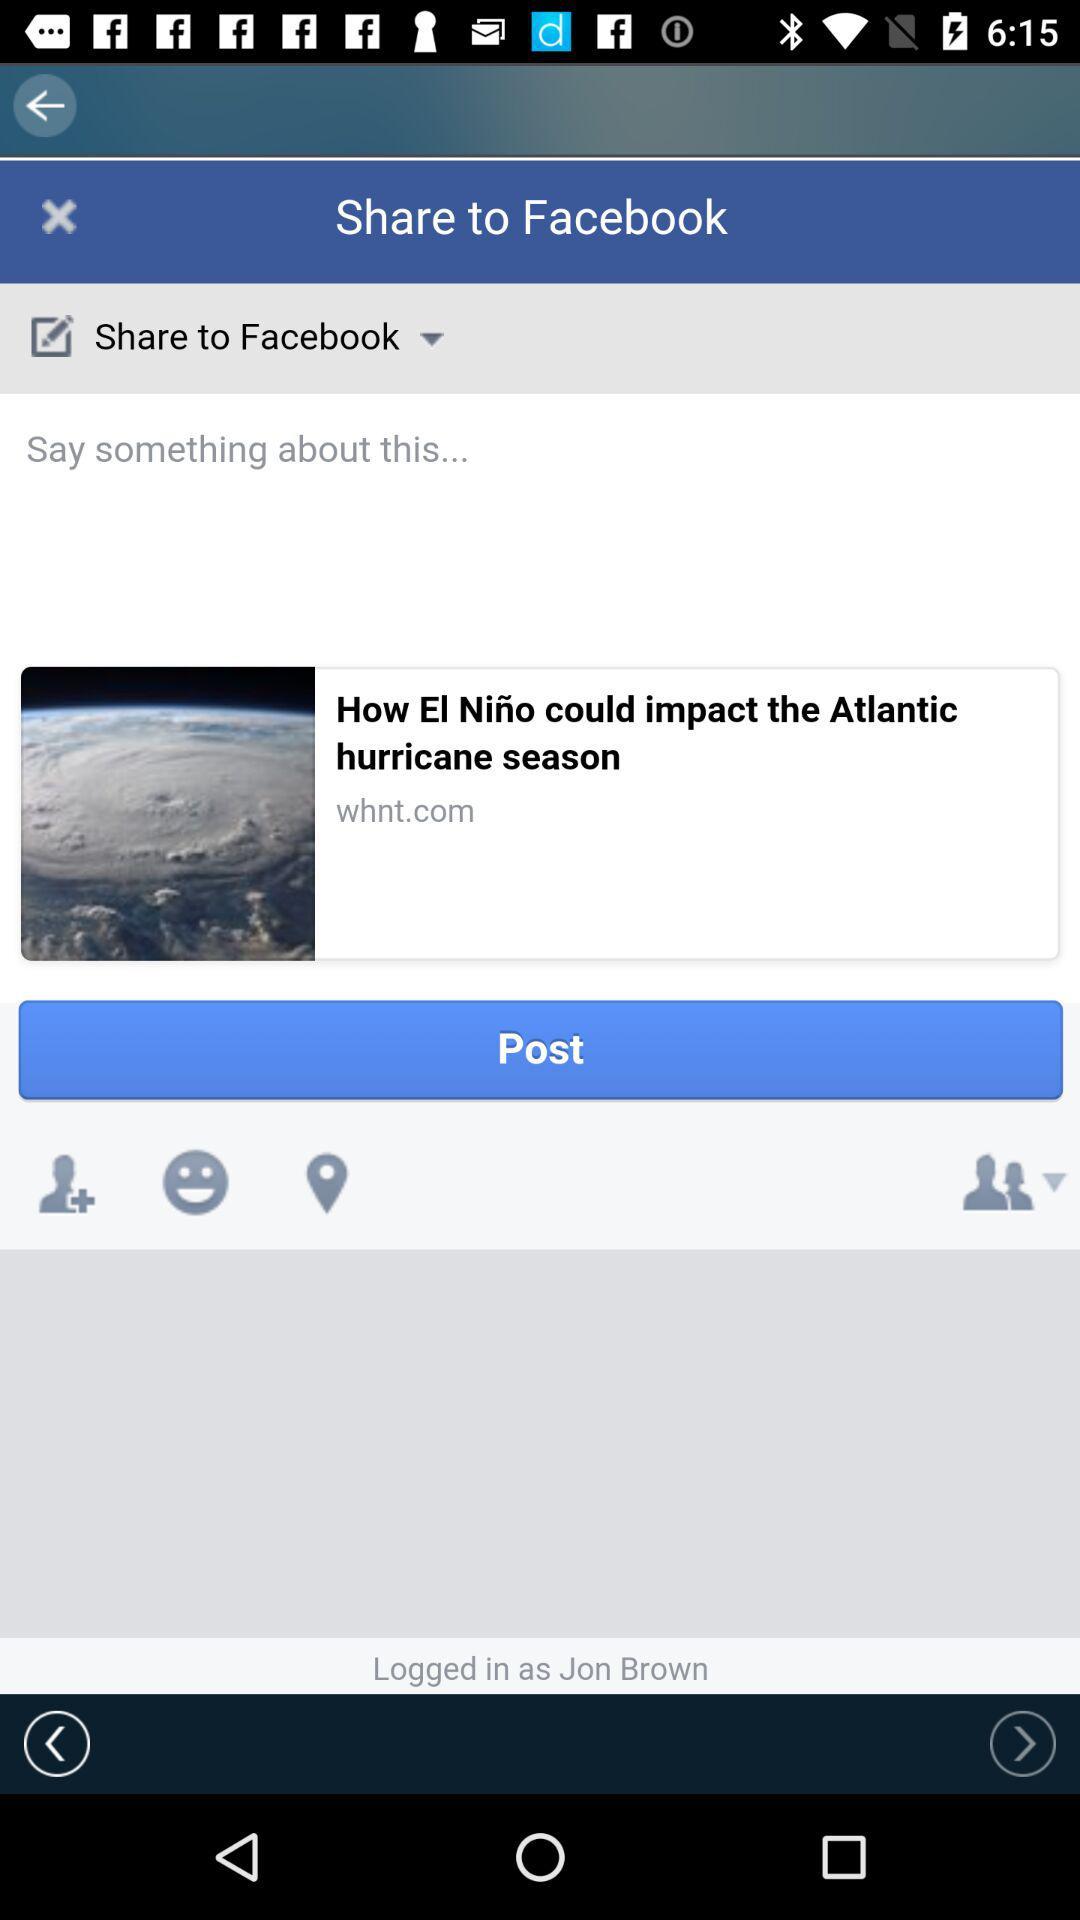  What do you see at coordinates (1022, 1742) in the screenshot?
I see `next` at bounding box center [1022, 1742].